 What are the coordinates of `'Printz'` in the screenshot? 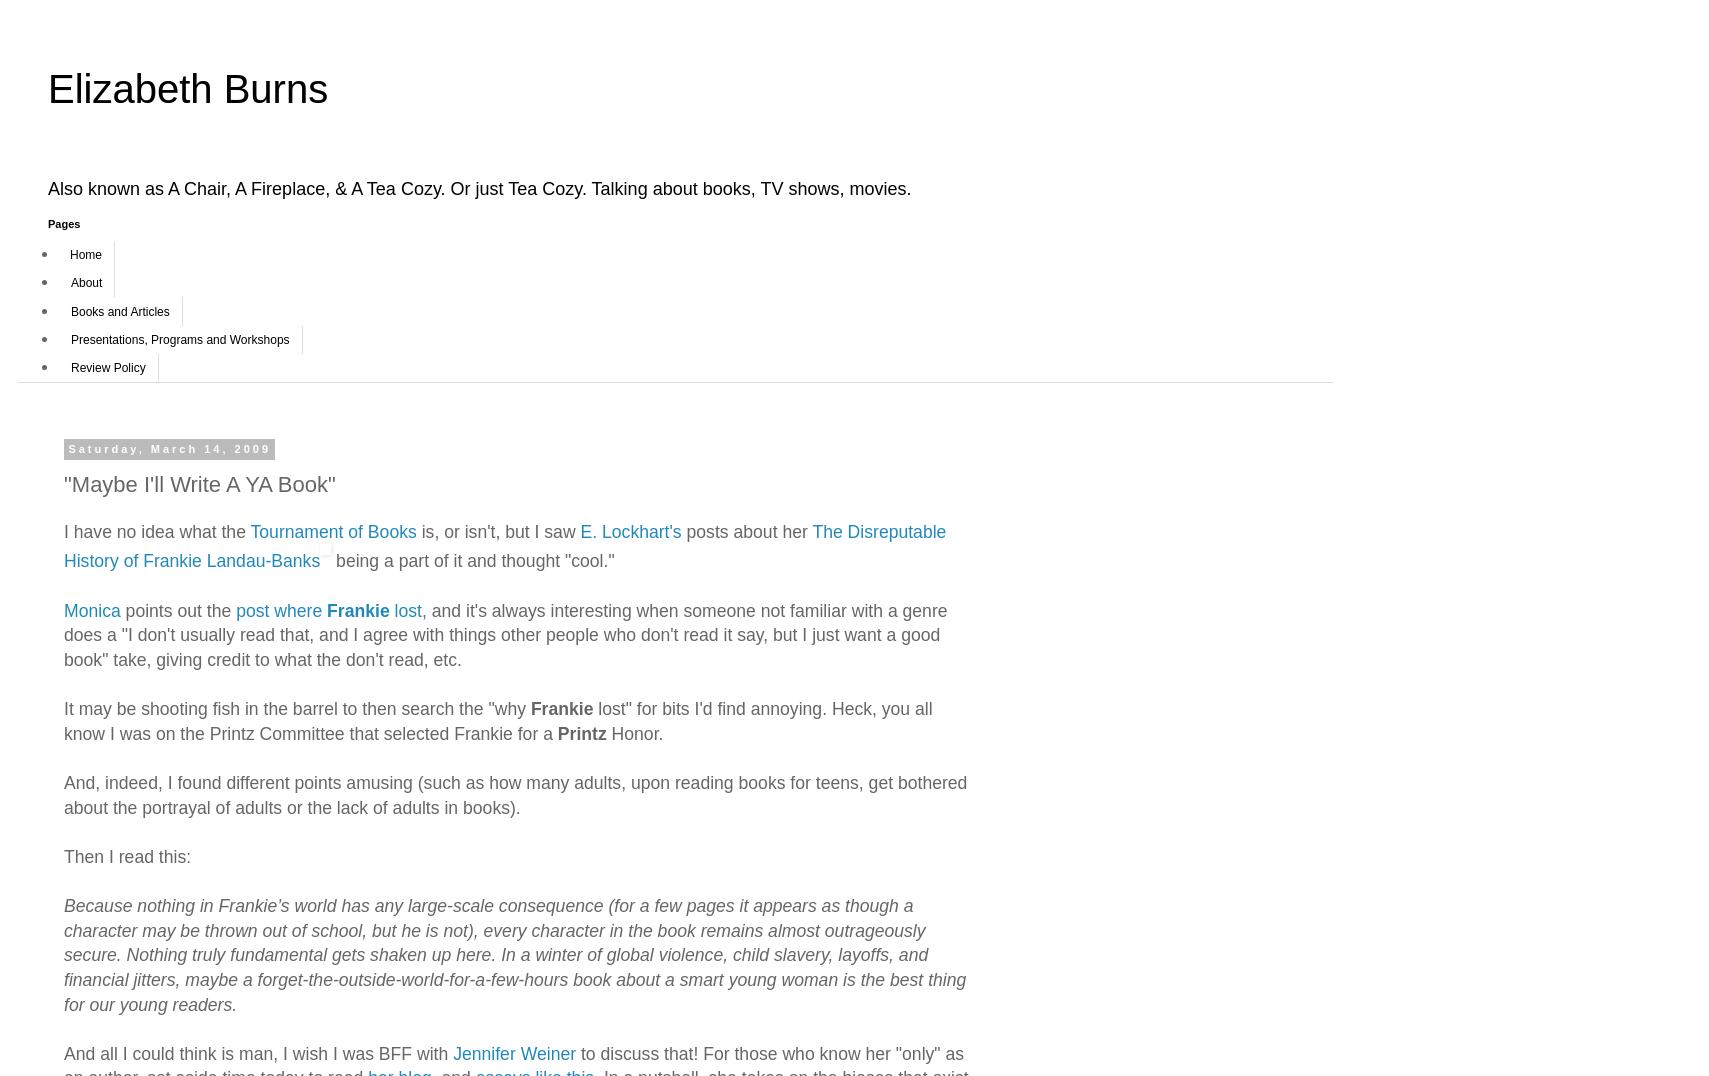 It's located at (580, 731).